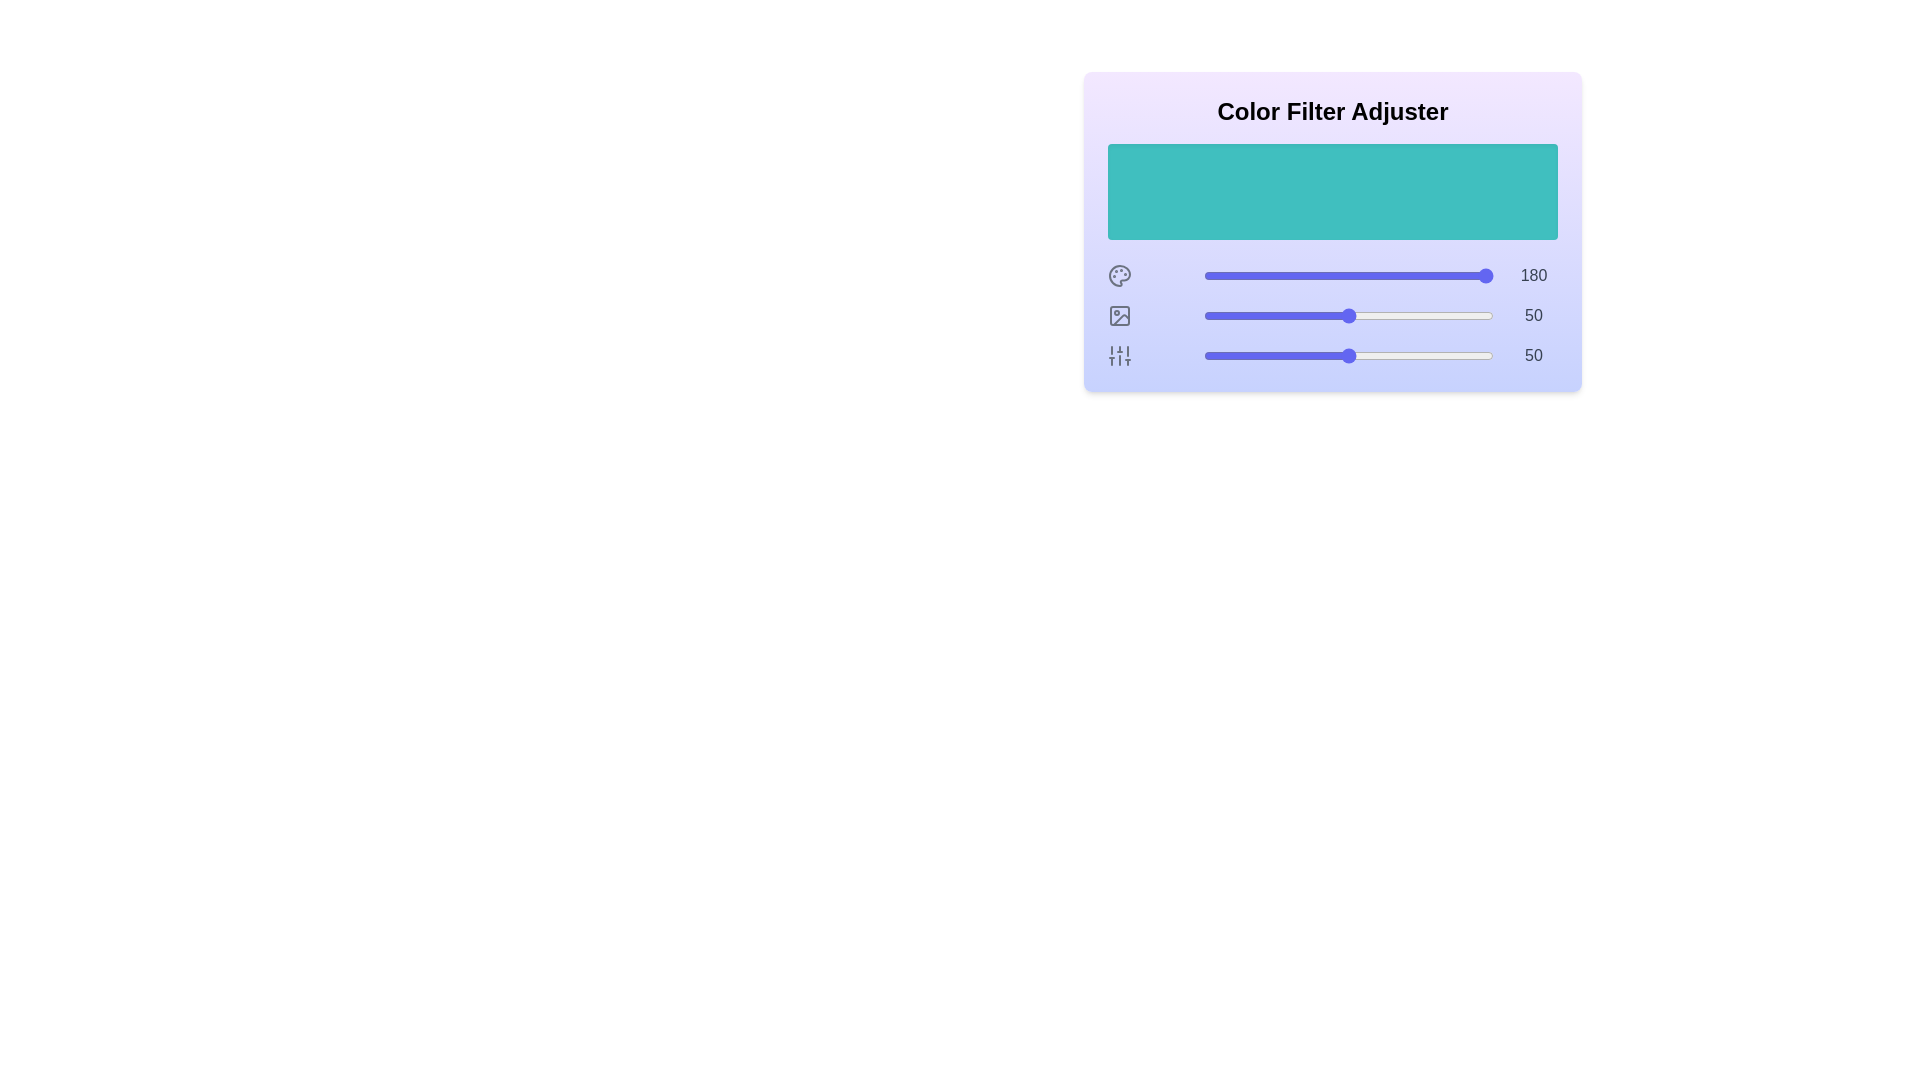 The image size is (1920, 1080). What do you see at coordinates (1255, 276) in the screenshot?
I see `the 0 slider to 18 to observe the color preview area` at bounding box center [1255, 276].